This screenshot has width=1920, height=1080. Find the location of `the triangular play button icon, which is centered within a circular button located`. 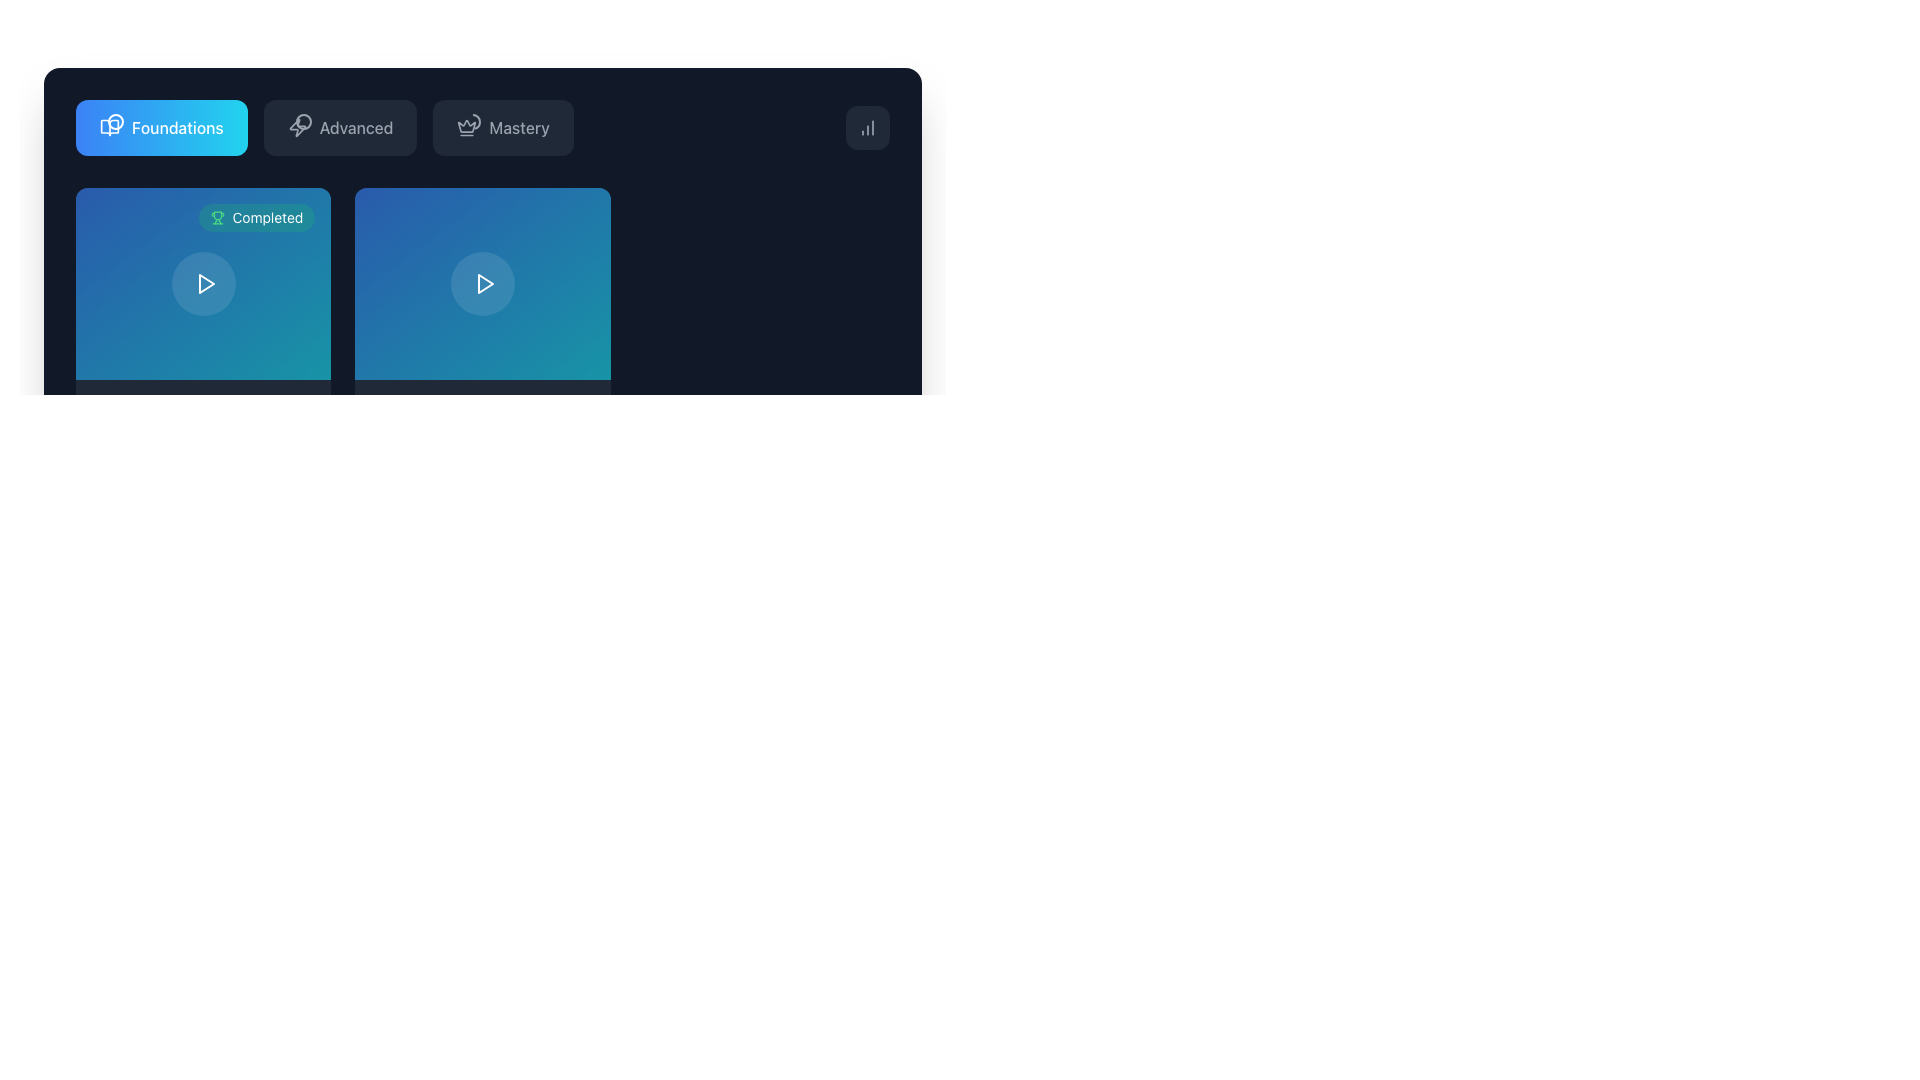

the triangular play button icon, which is centered within a circular button located is located at coordinates (484, 284).